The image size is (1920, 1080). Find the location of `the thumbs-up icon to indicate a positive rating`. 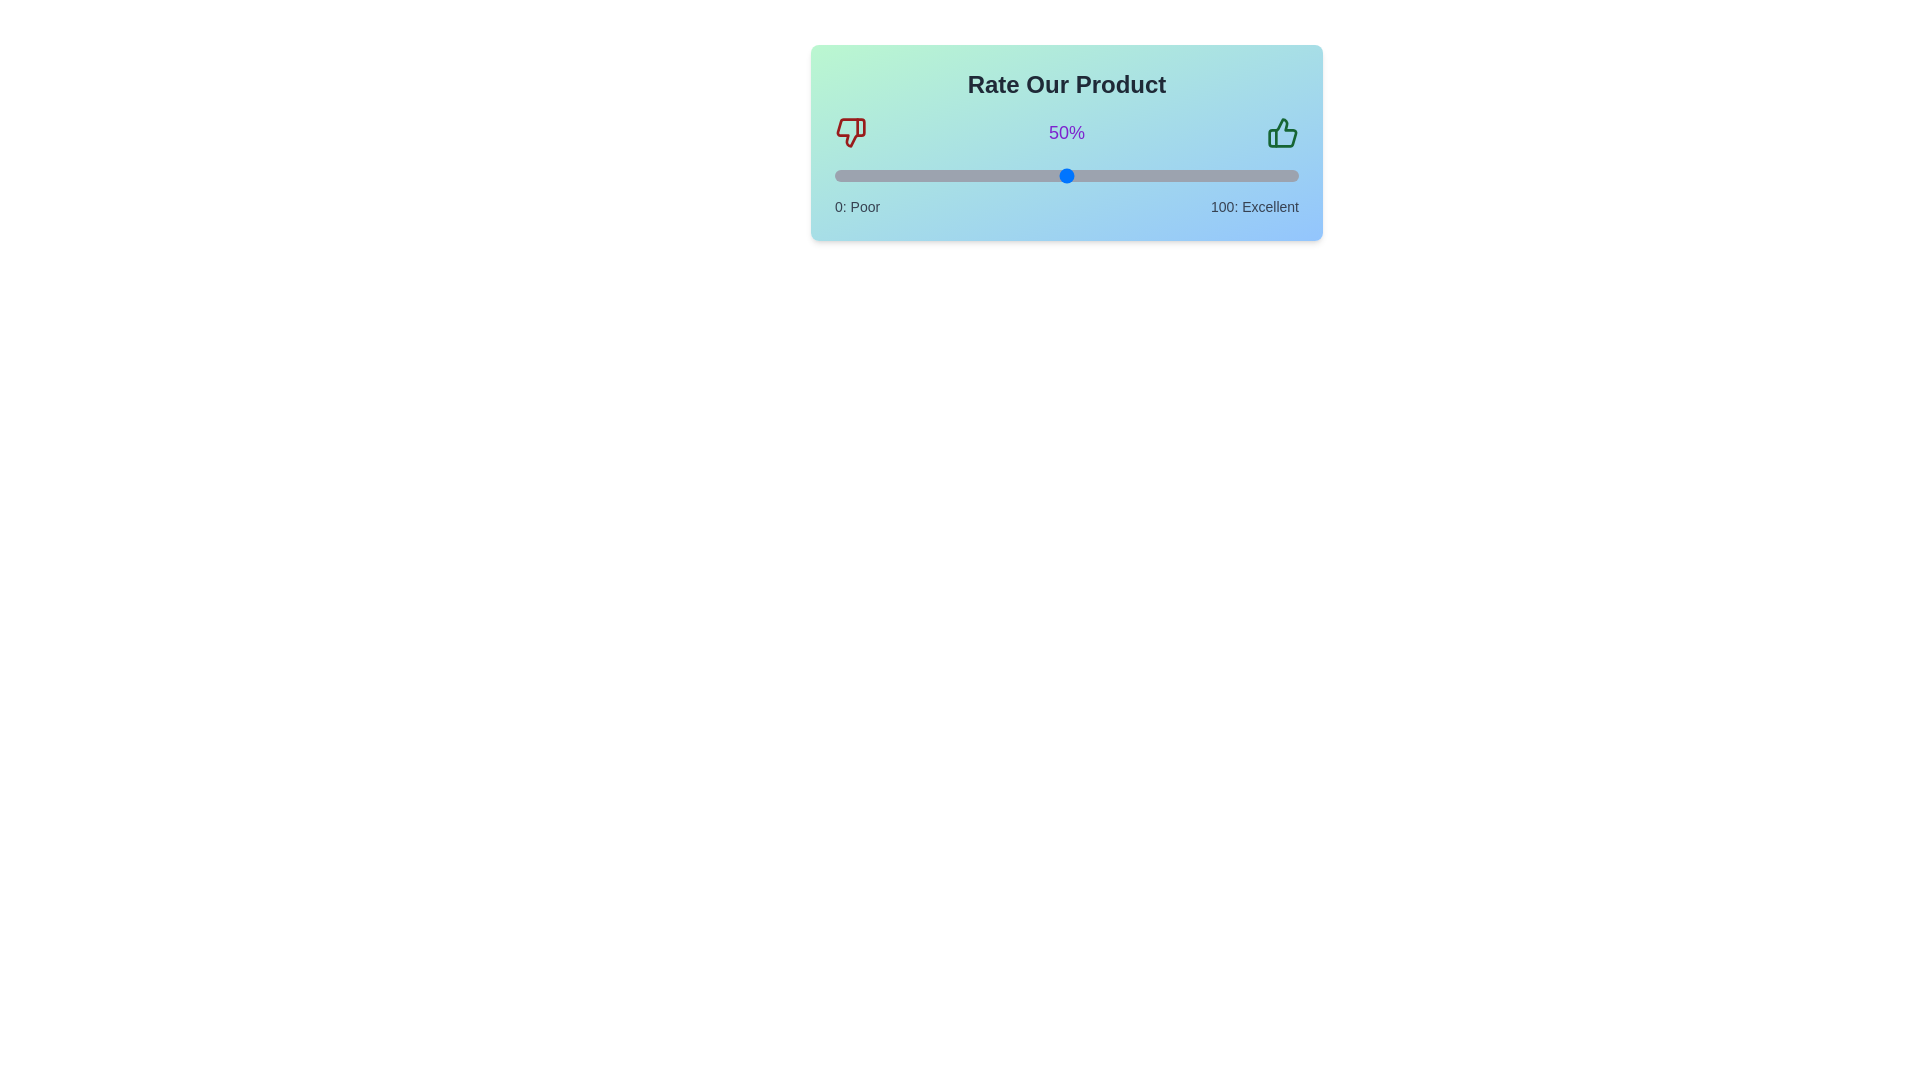

the thumbs-up icon to indicate a positive rating is located at coordinates (1281, 132).